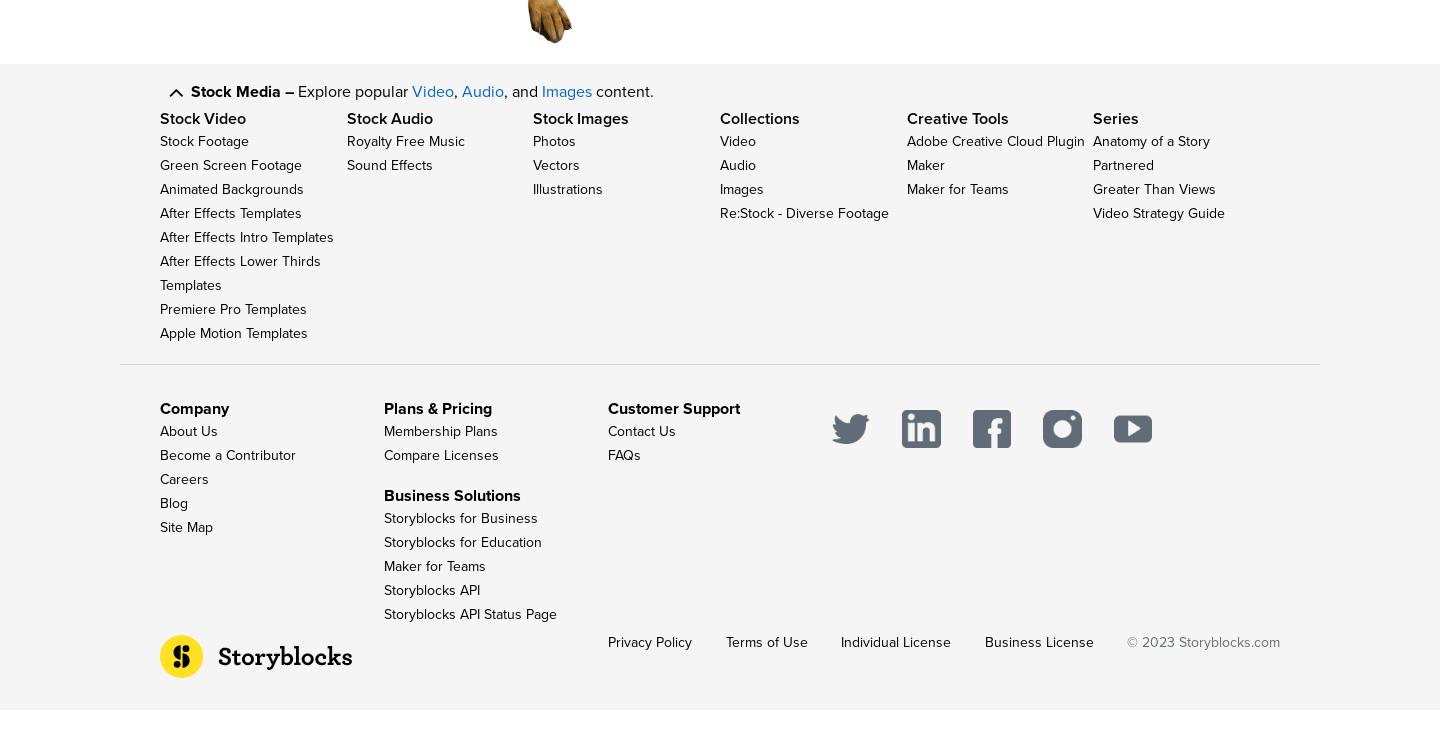 This screenshot has width=1440, height=729. Describe the element at coordinates (240, 284) in the screenshot. I see `'After Effects Lower Thirds Templates'` at that location.